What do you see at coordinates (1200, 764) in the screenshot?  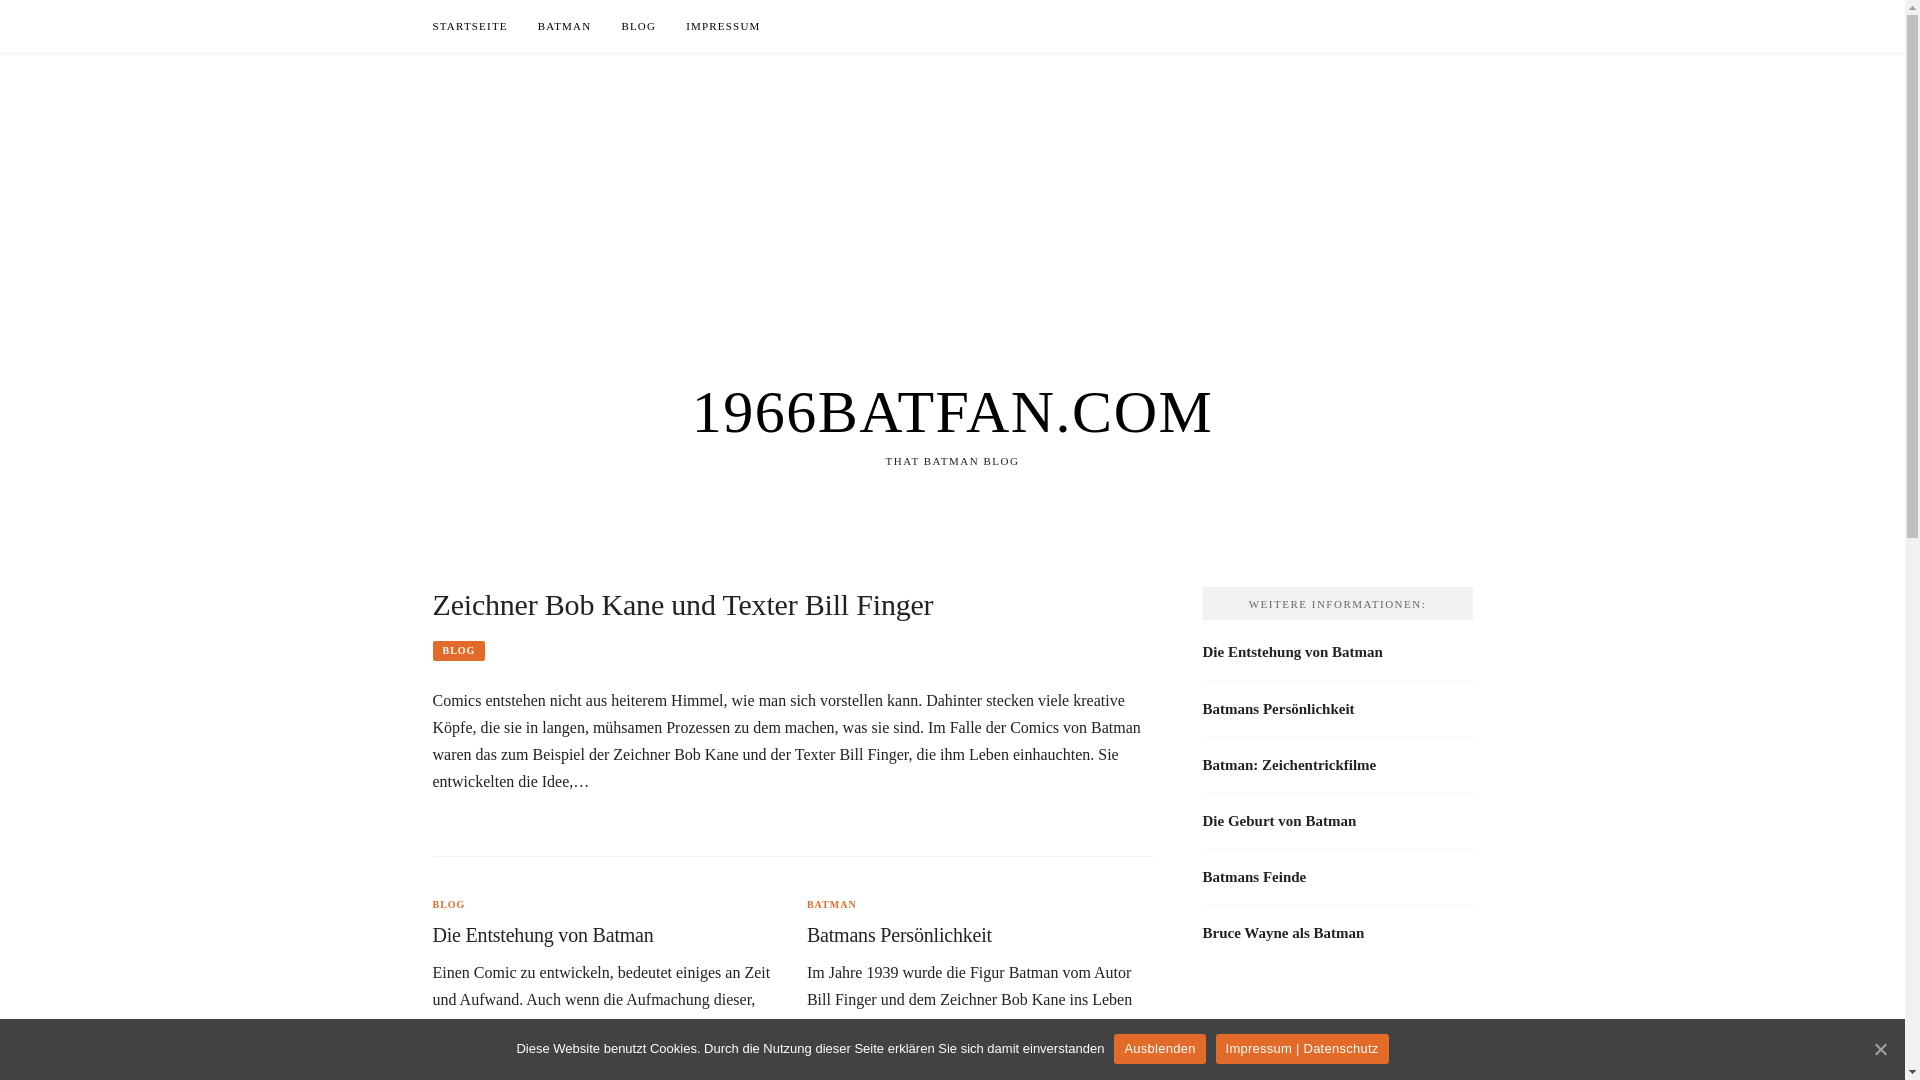 I see `'Batman: Zeichentrickfilme'` at bounding box center [1200, 764].